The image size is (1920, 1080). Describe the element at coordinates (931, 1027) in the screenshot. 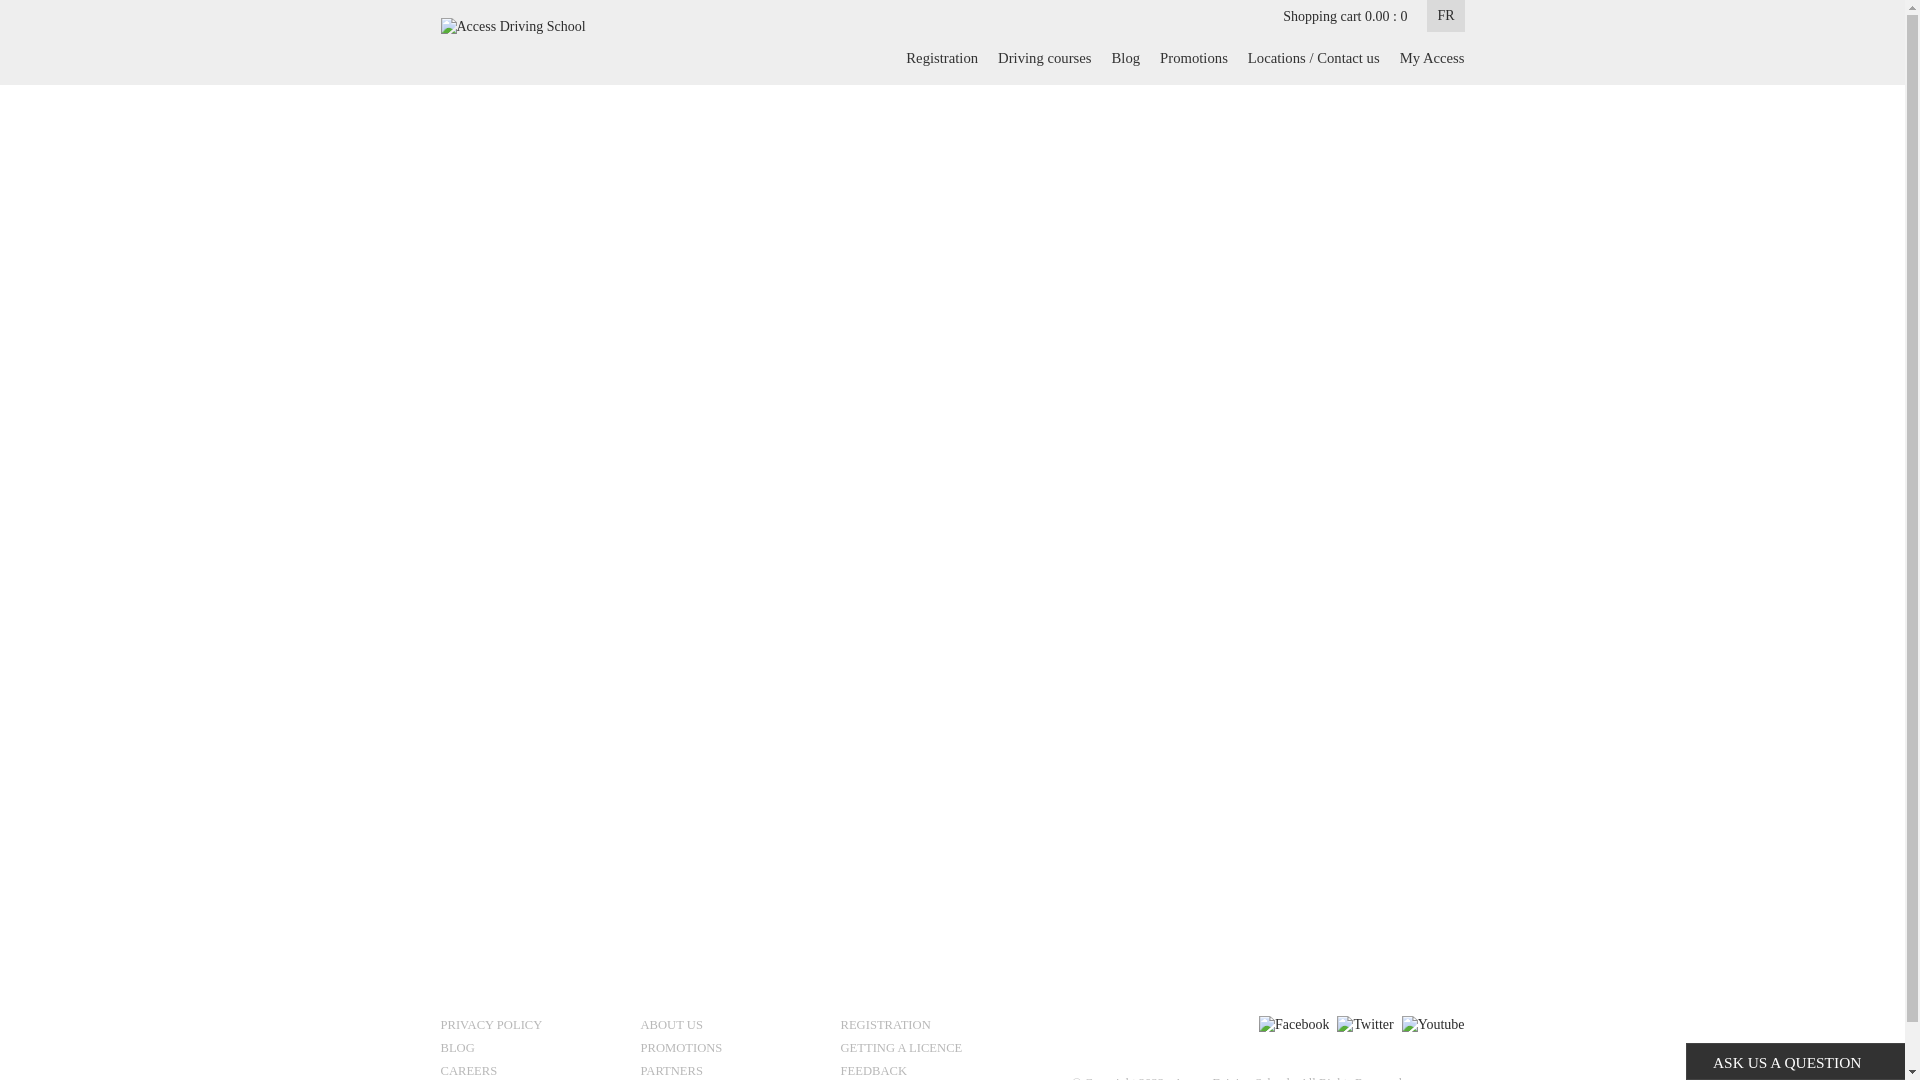

I see `'REGISTRATION'` at that location.